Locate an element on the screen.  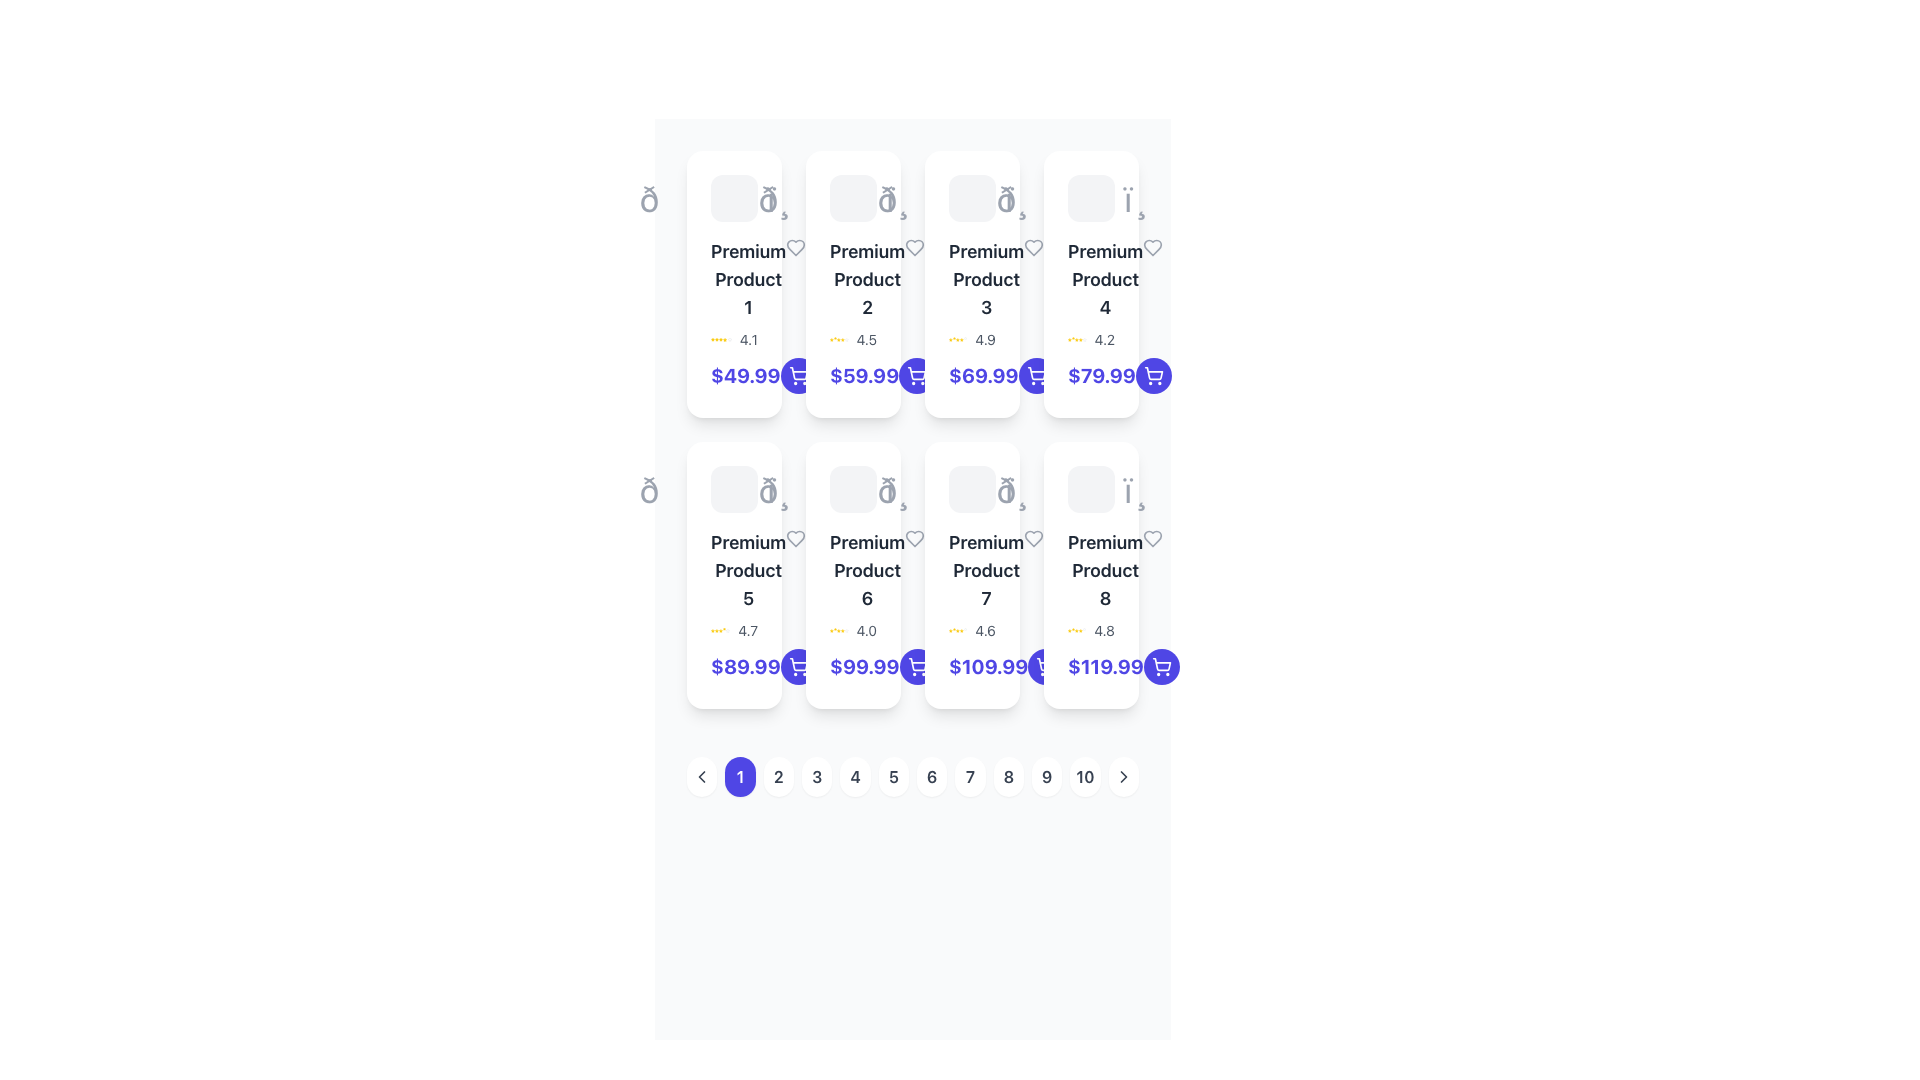
the circular button with a blue background and a white shopping cart icon located at the bottom-right corner of the 'Premium Product 2' card is located at coordinates (916, 375).